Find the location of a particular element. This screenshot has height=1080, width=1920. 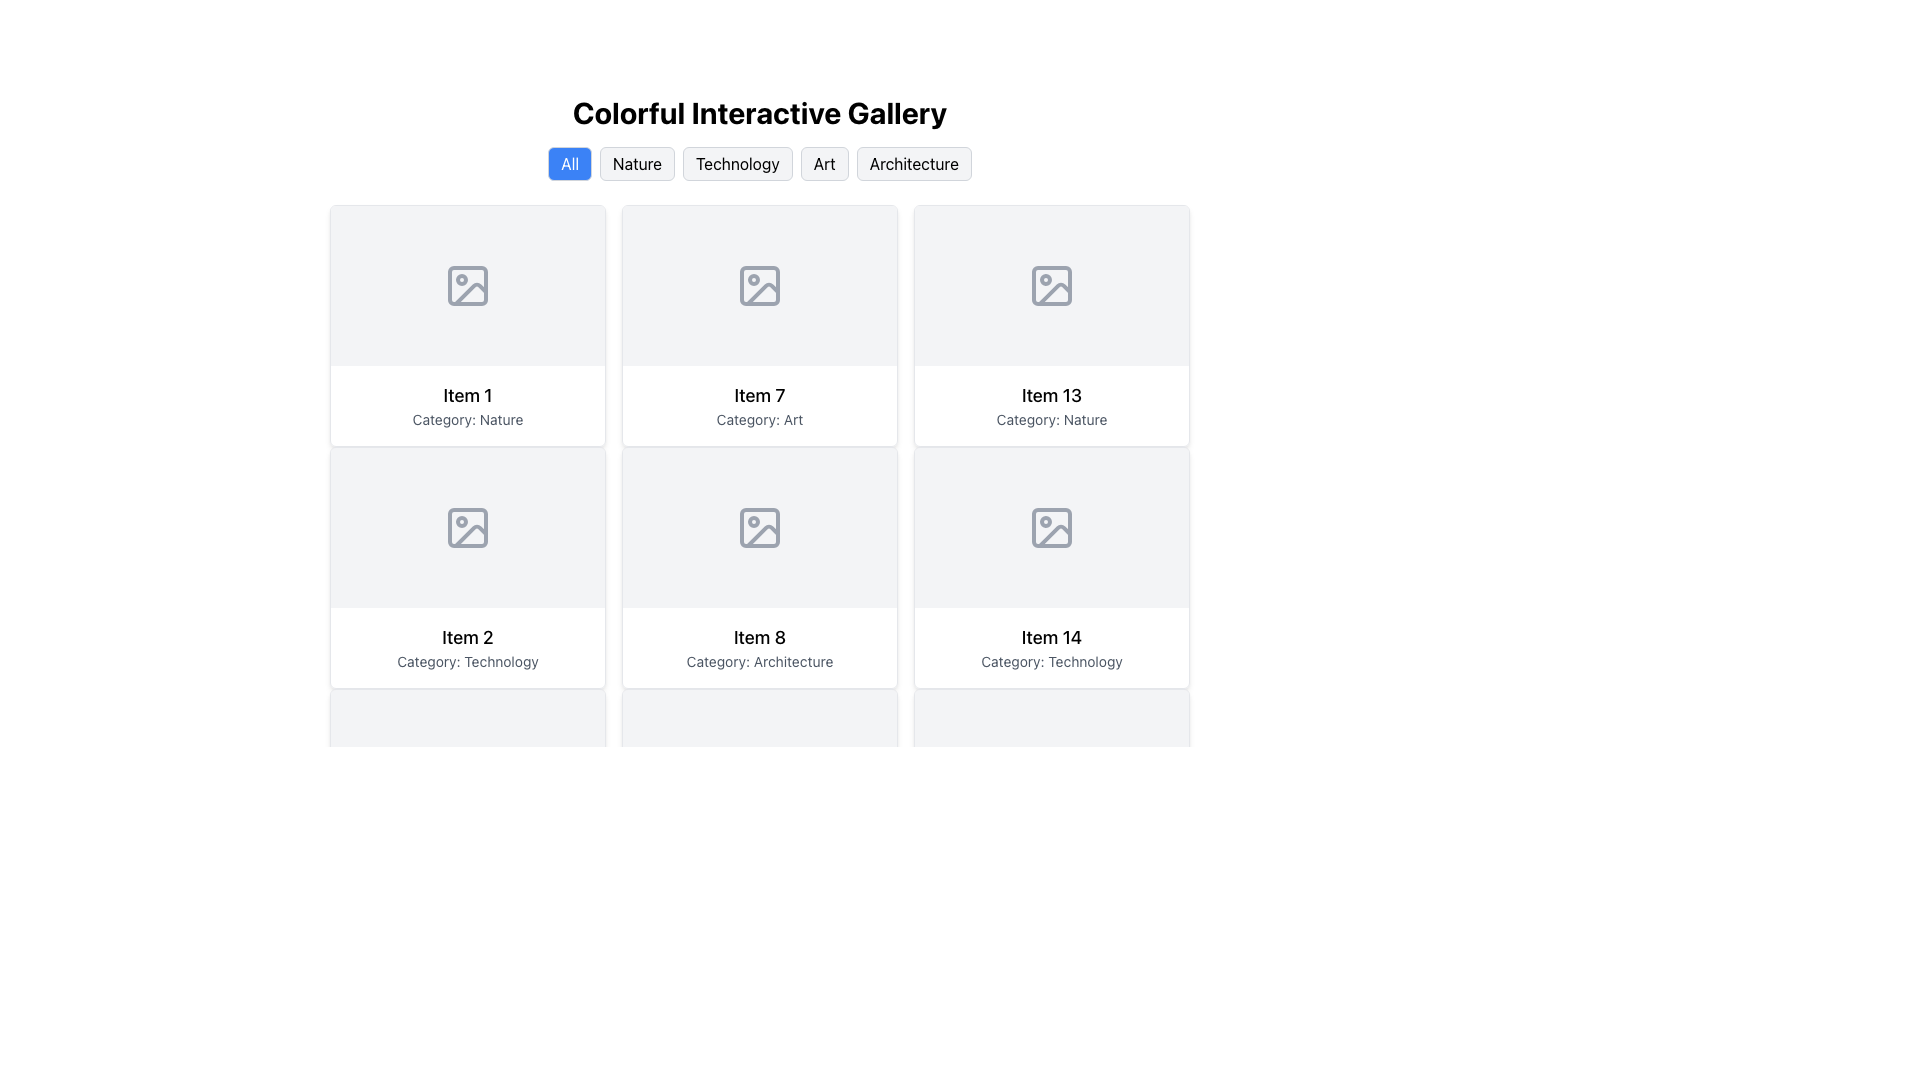

textual information block that describes 'Item 7' in the central column of the grid's second row is located at coordinates (758, 405).